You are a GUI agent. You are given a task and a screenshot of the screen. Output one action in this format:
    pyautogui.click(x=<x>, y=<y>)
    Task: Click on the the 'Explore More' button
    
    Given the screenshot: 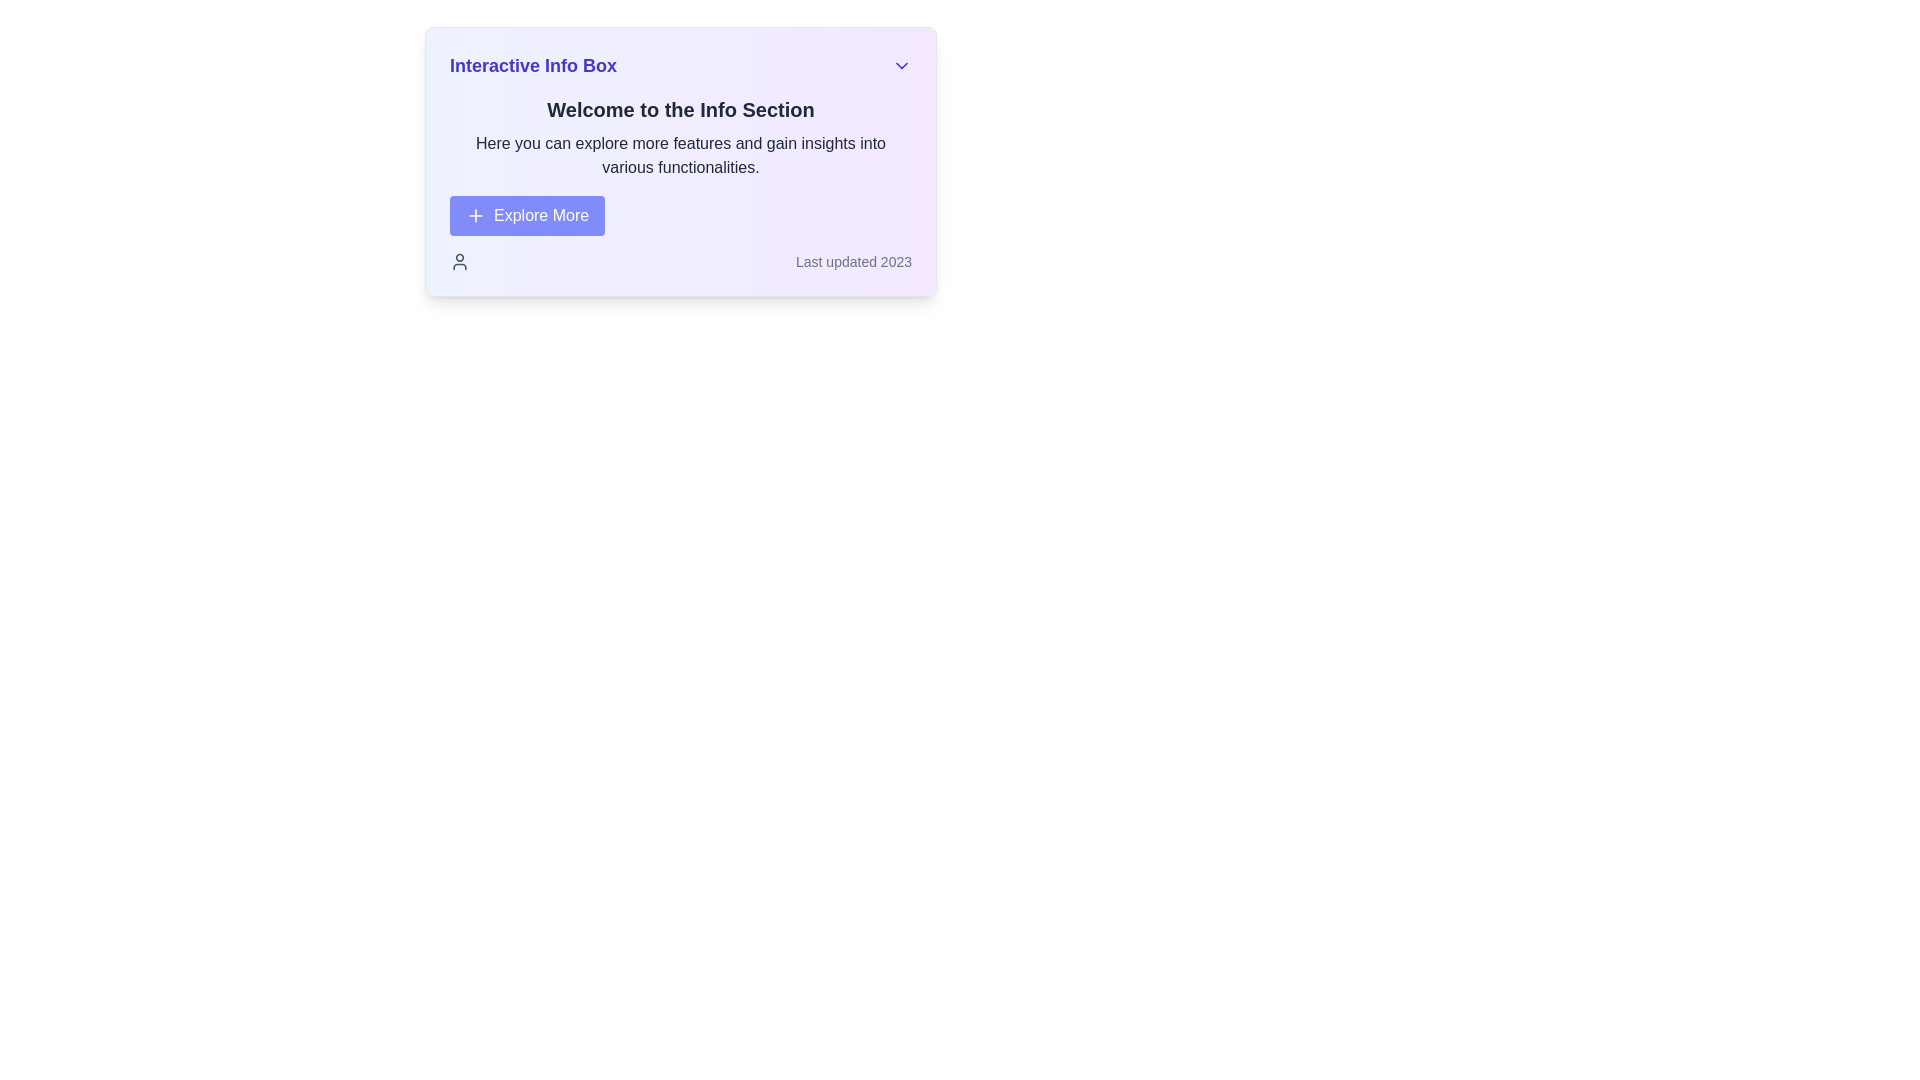 What is the action you would take?
    pyautogui.click(x=527, y=216)
    